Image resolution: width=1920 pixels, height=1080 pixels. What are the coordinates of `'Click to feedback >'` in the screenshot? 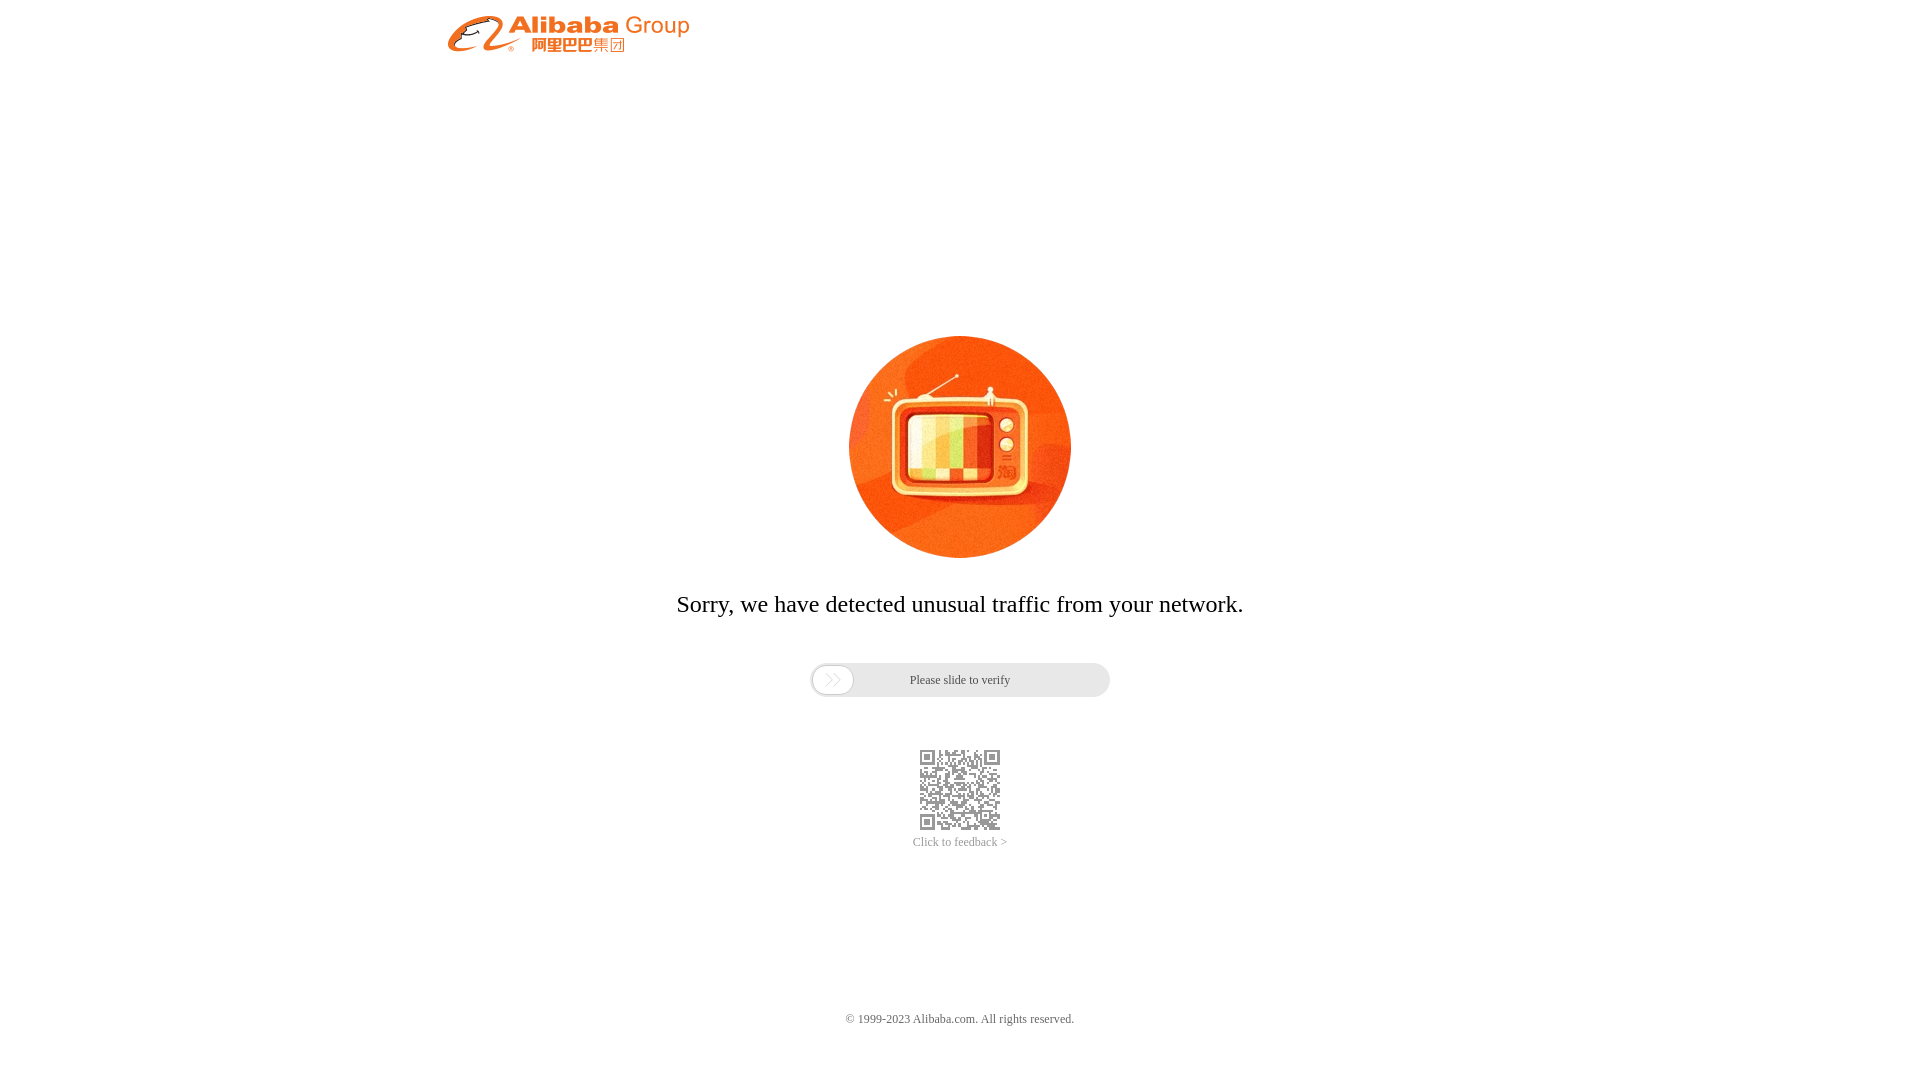 It's located at (911, 842).